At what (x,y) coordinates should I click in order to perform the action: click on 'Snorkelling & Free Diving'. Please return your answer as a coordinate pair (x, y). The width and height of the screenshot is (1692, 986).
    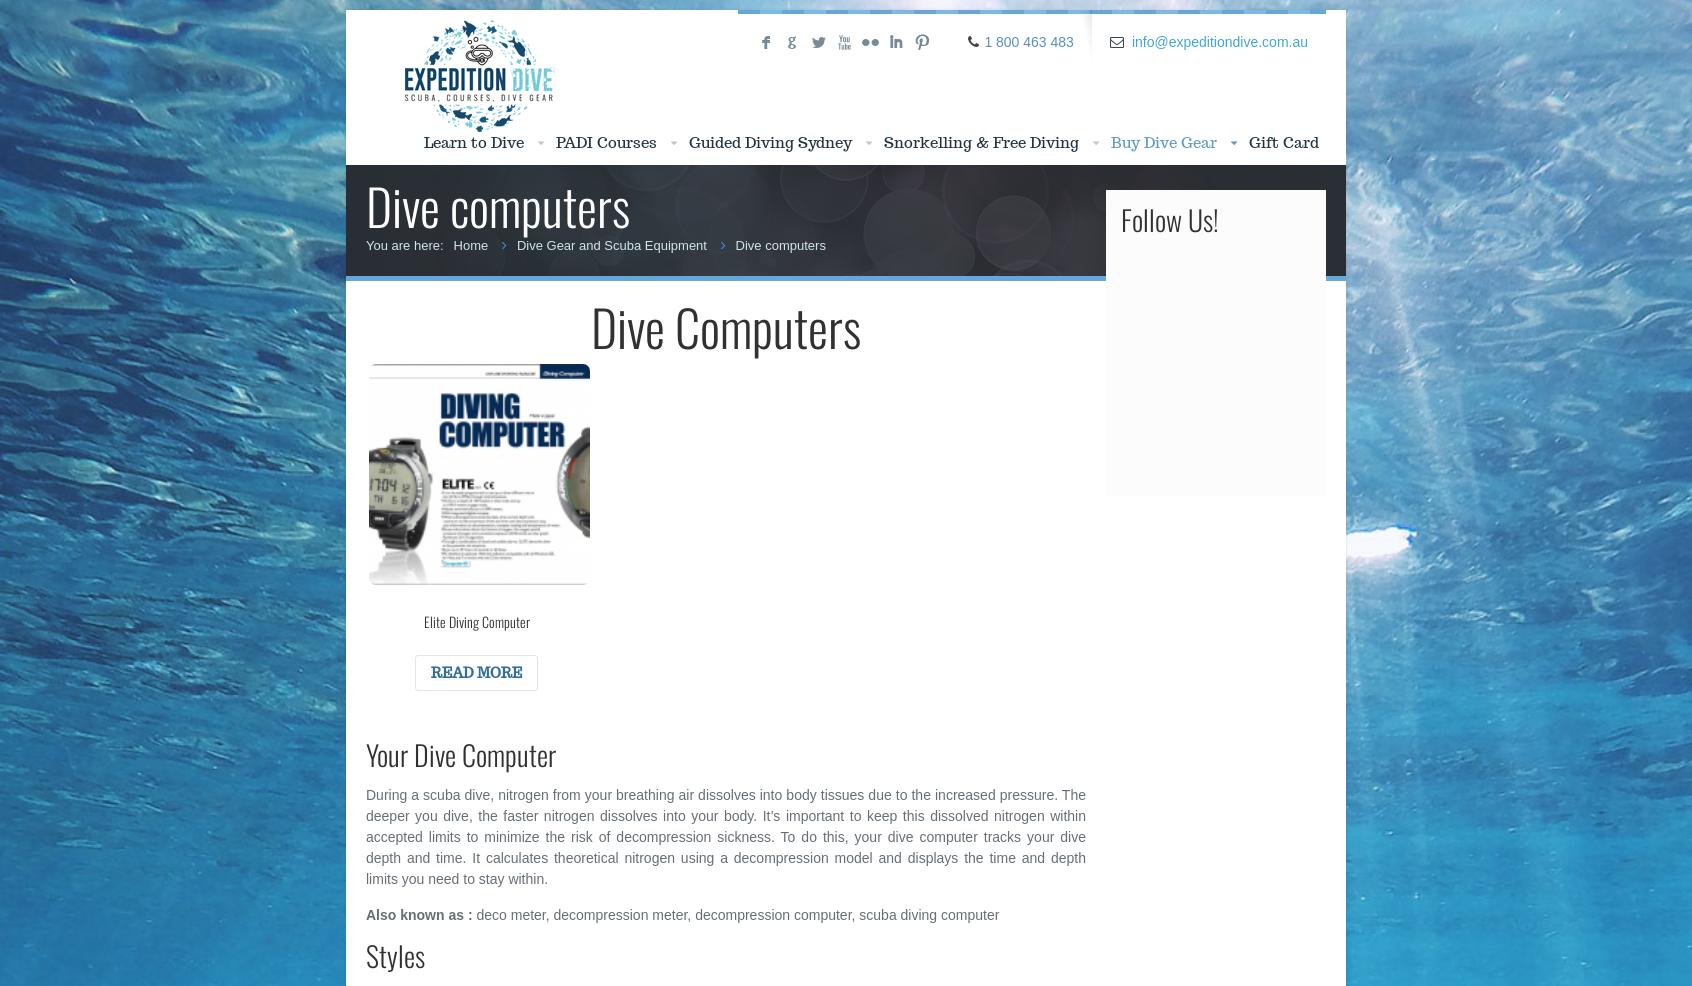
    Looking at the image, I should click on (883, 142).